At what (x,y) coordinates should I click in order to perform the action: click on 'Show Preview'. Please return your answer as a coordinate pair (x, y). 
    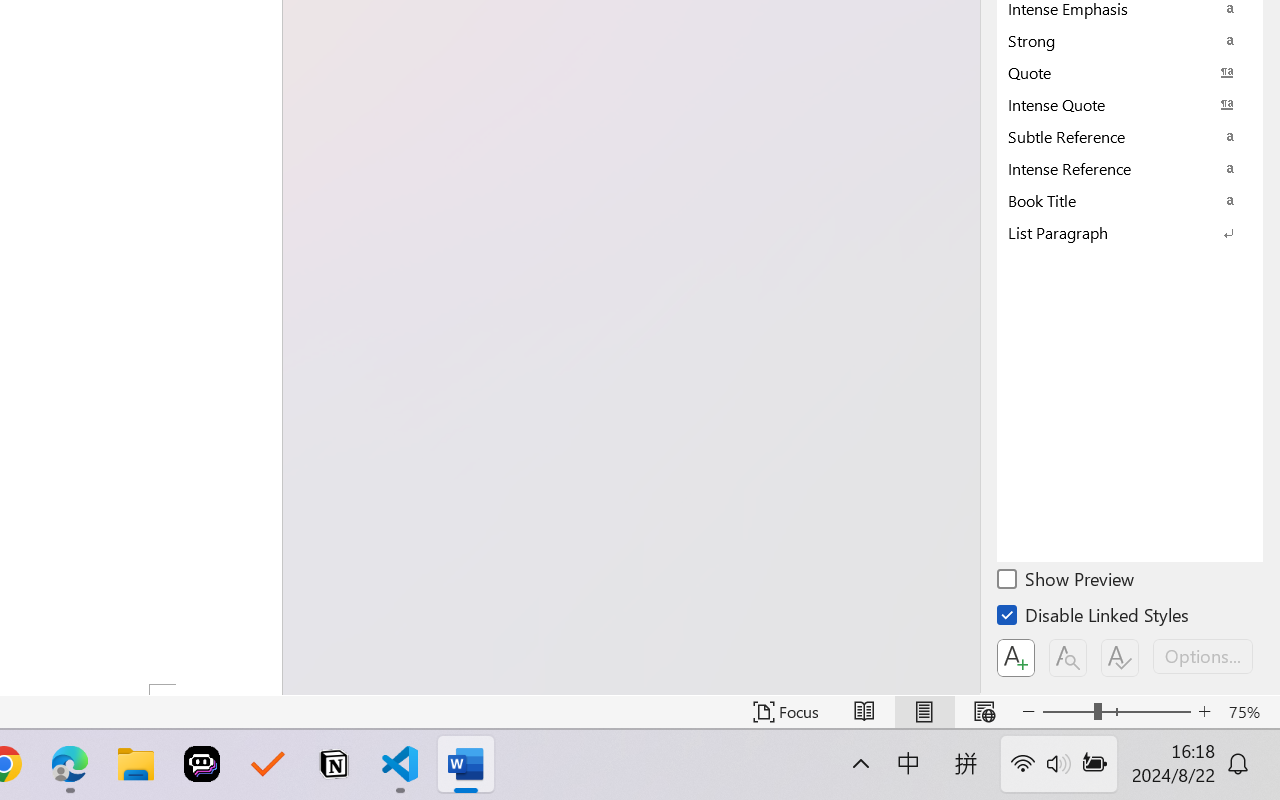
    Looking at the image, I should click on (1066, 581).